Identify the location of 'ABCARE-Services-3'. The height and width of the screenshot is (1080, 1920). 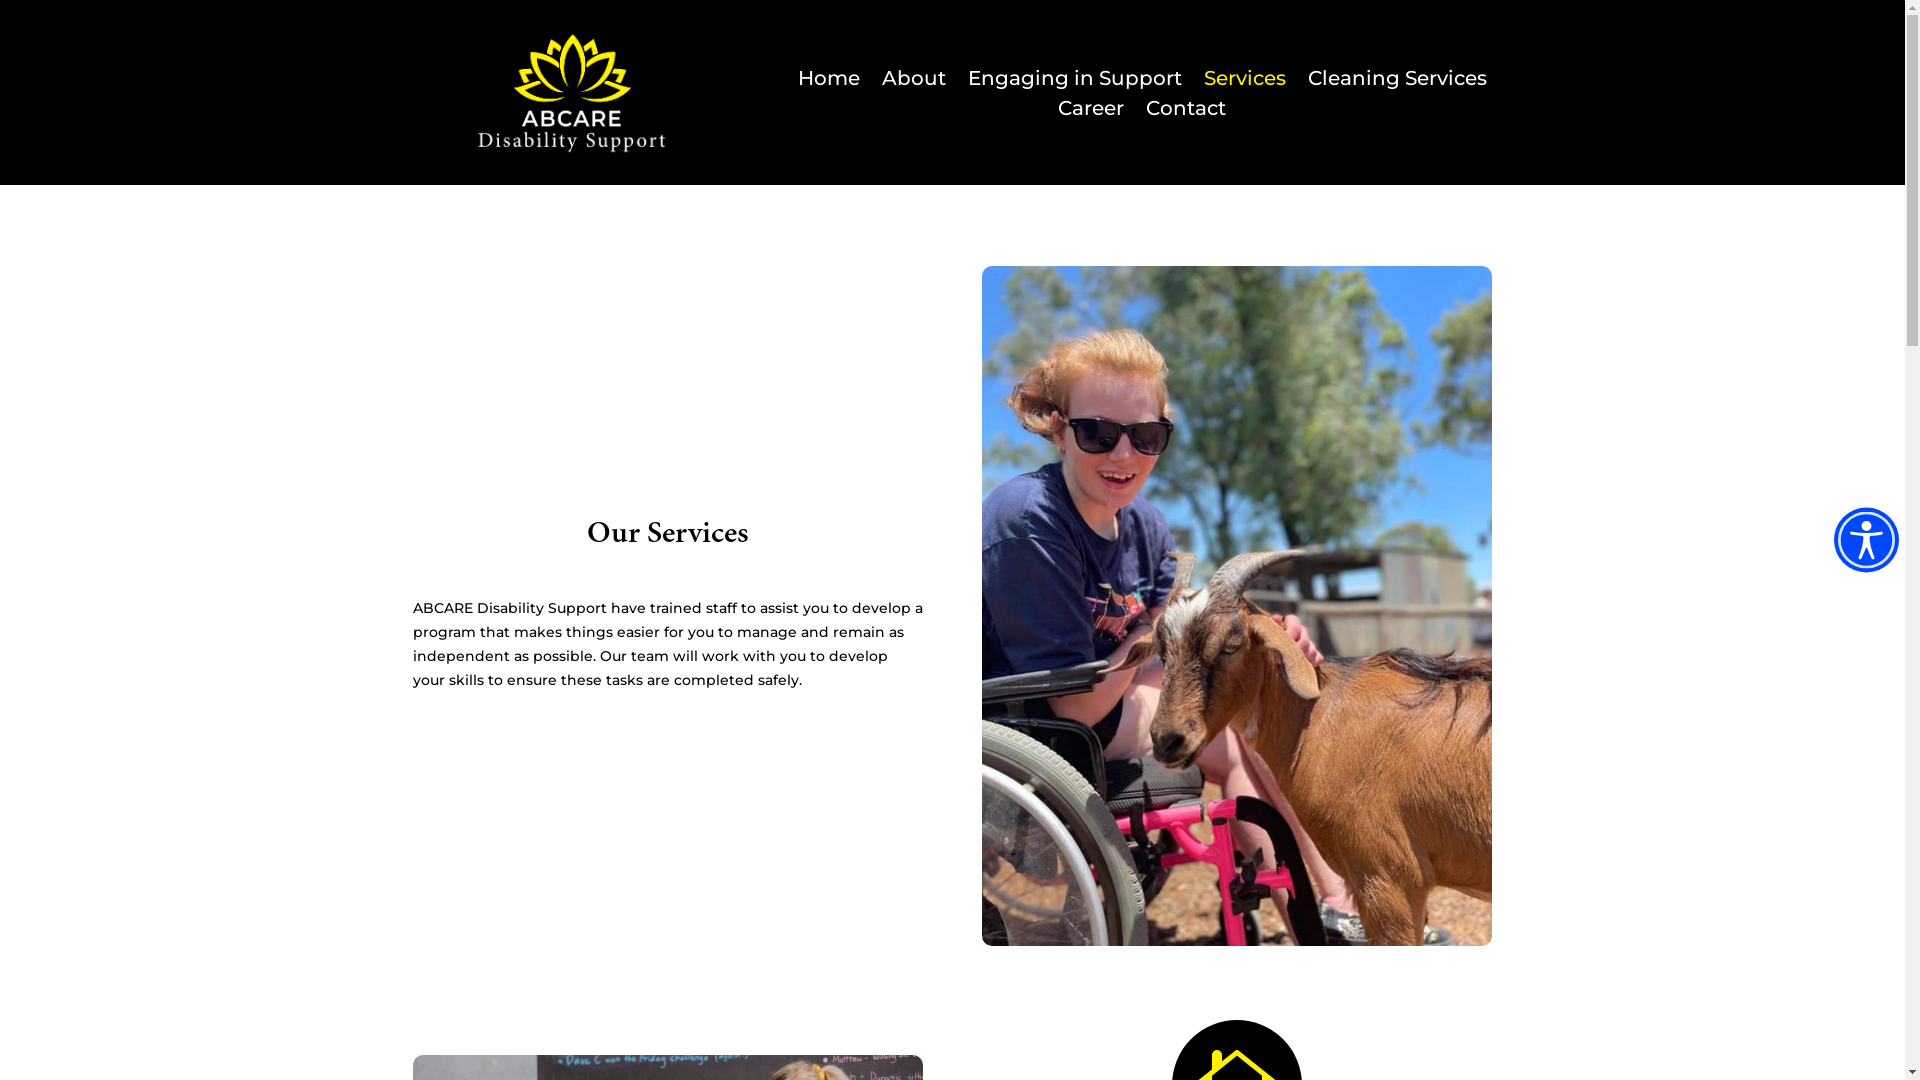
(982, 604).